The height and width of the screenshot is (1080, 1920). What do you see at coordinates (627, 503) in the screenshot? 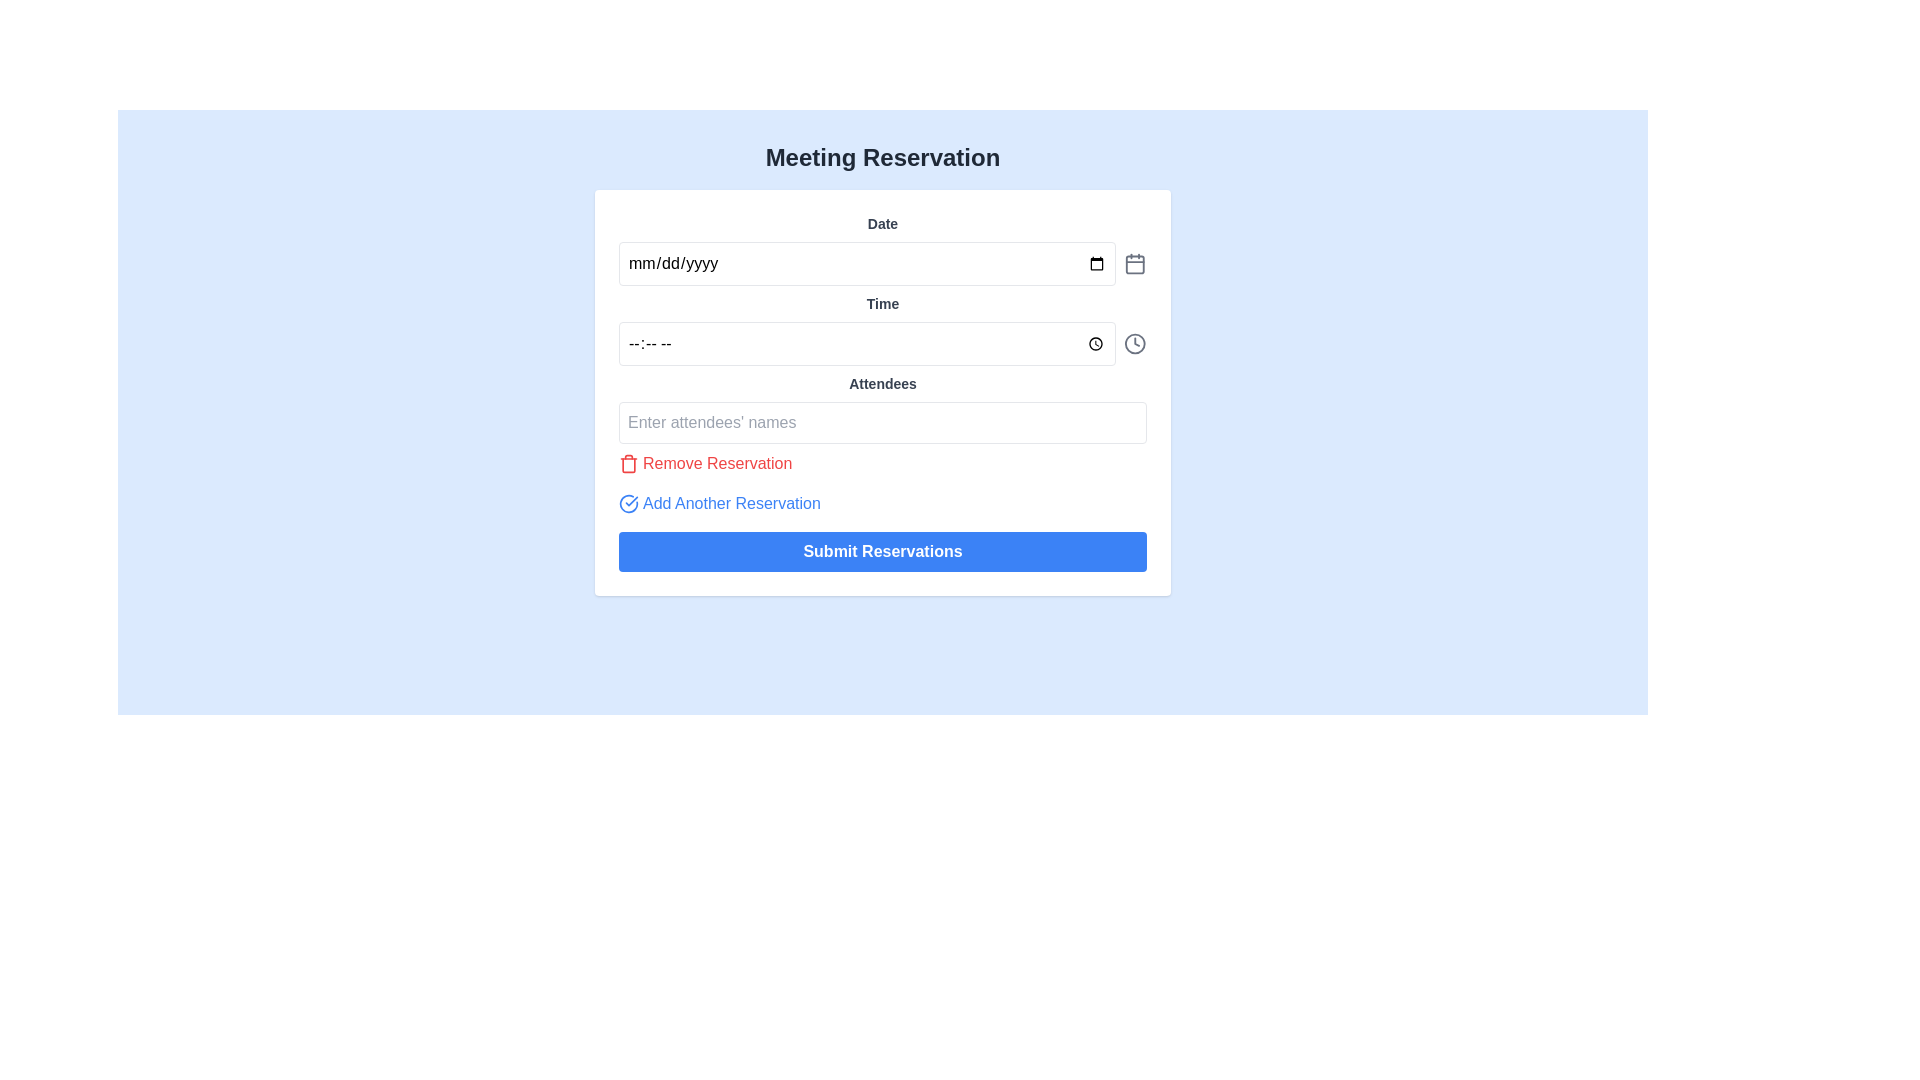
I see `the 'Add Another Reservation' button, which contains a small circular blue checkmark icon to the left of the button text` at bounding box center [627, 503].